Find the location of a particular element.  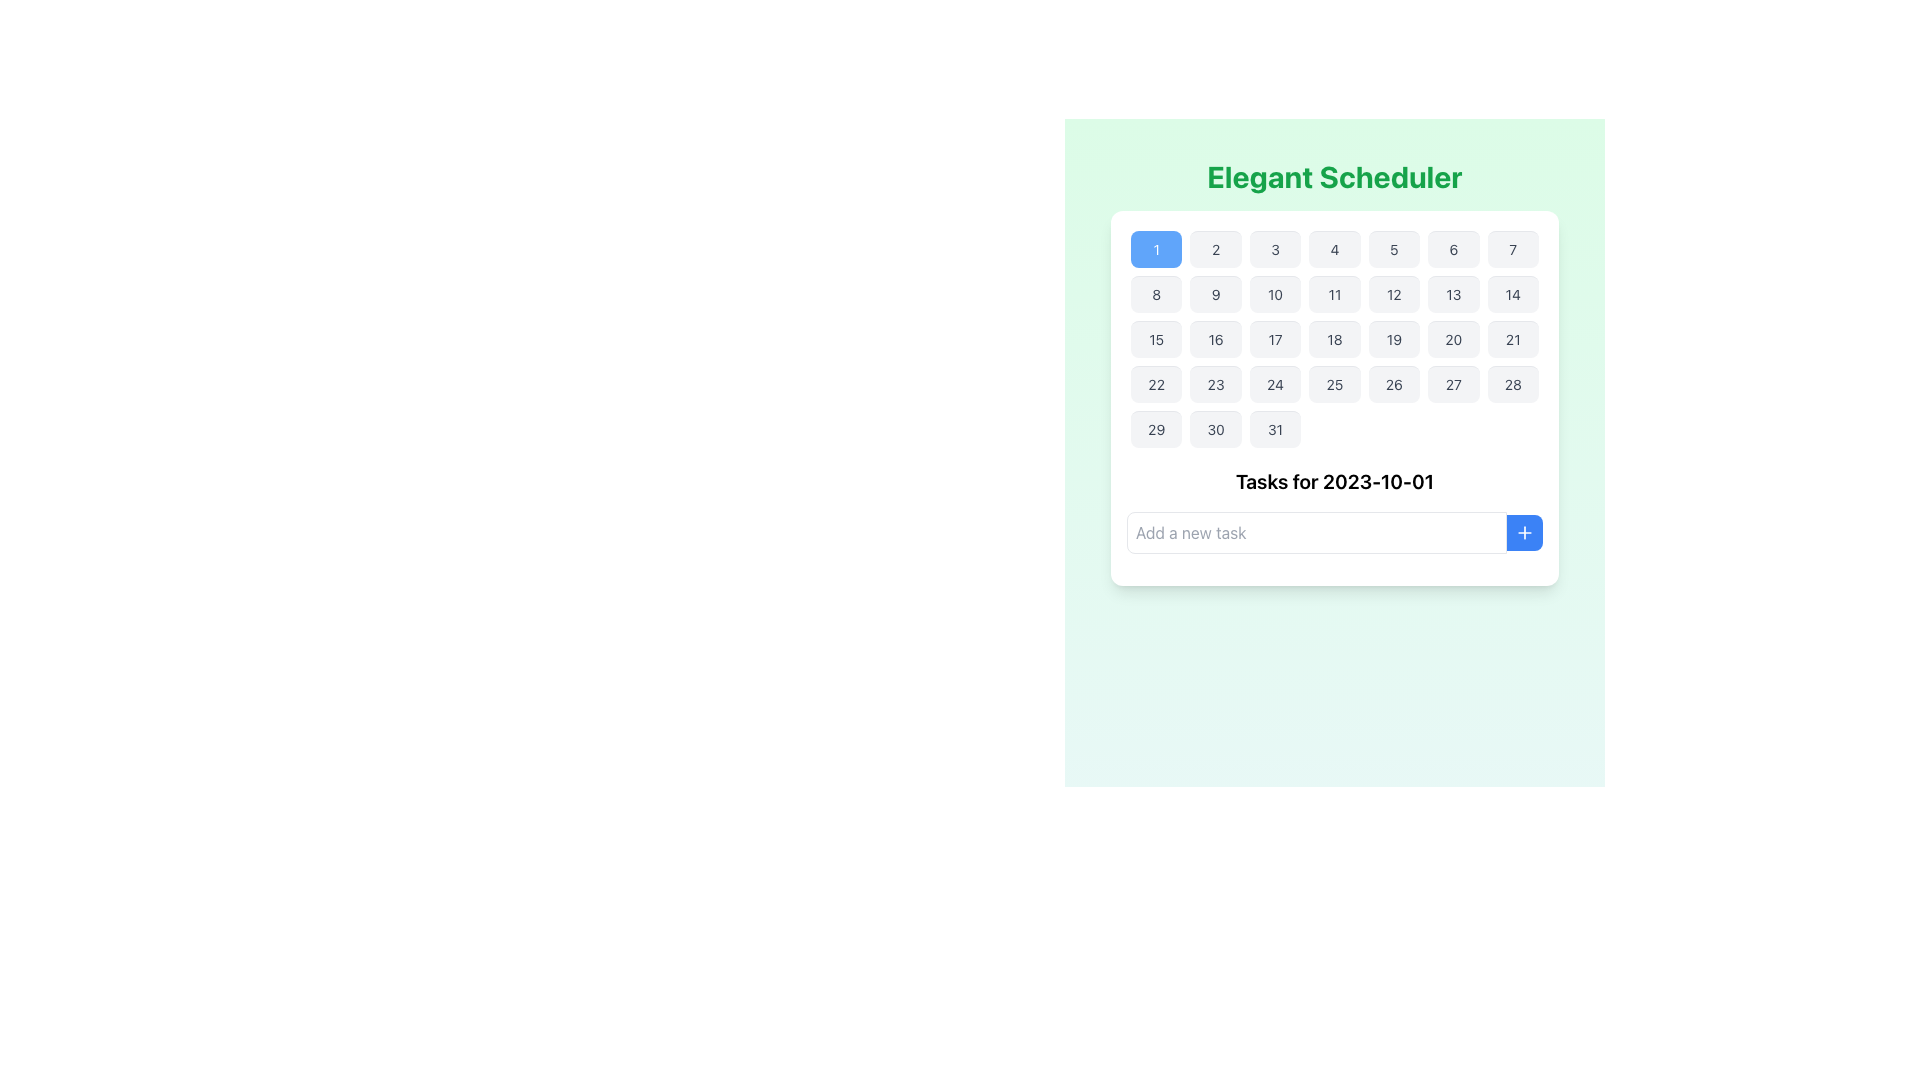

from the selectable day button in the calendar interface is located at coordinates (1156, 428).